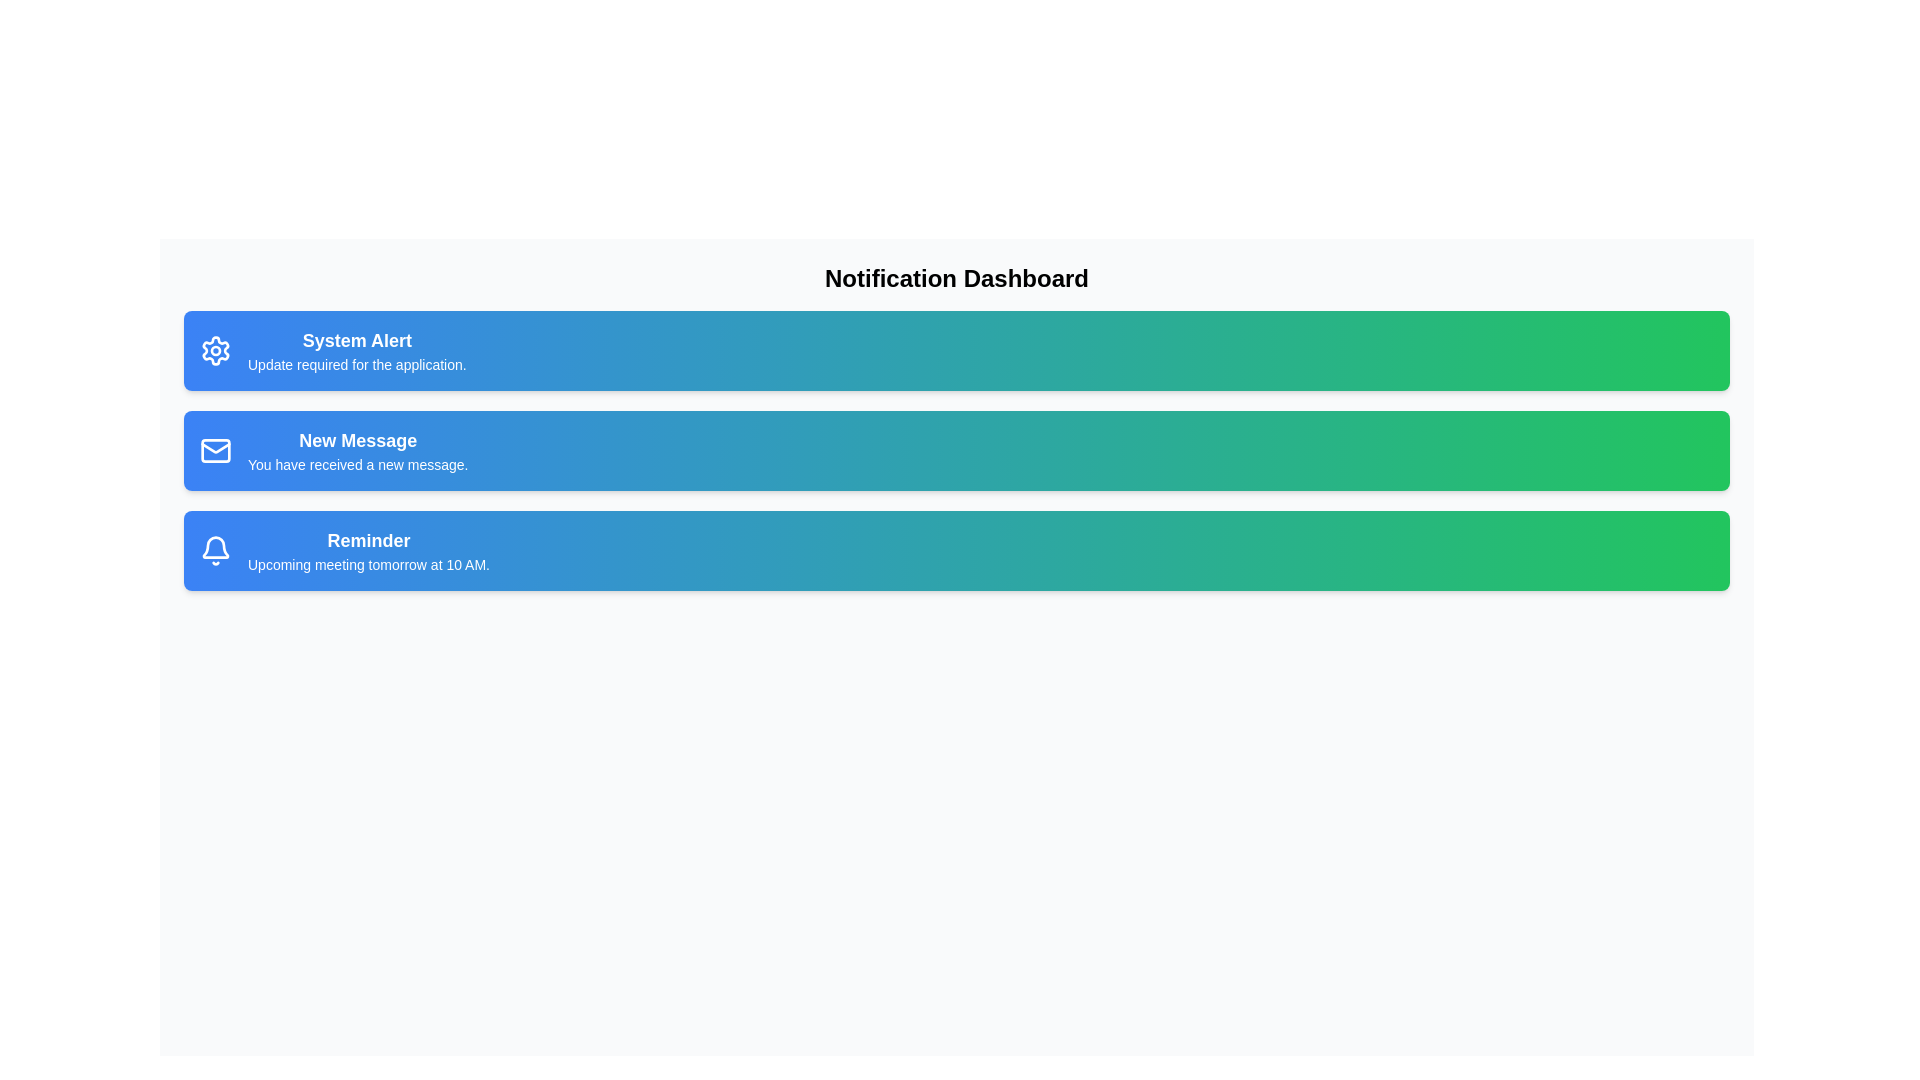  What do you see at coordinates (216, 451) in the screenshot?
I see `the icon within the notification card titled 'New Message'` at bounding box center [216, 451].